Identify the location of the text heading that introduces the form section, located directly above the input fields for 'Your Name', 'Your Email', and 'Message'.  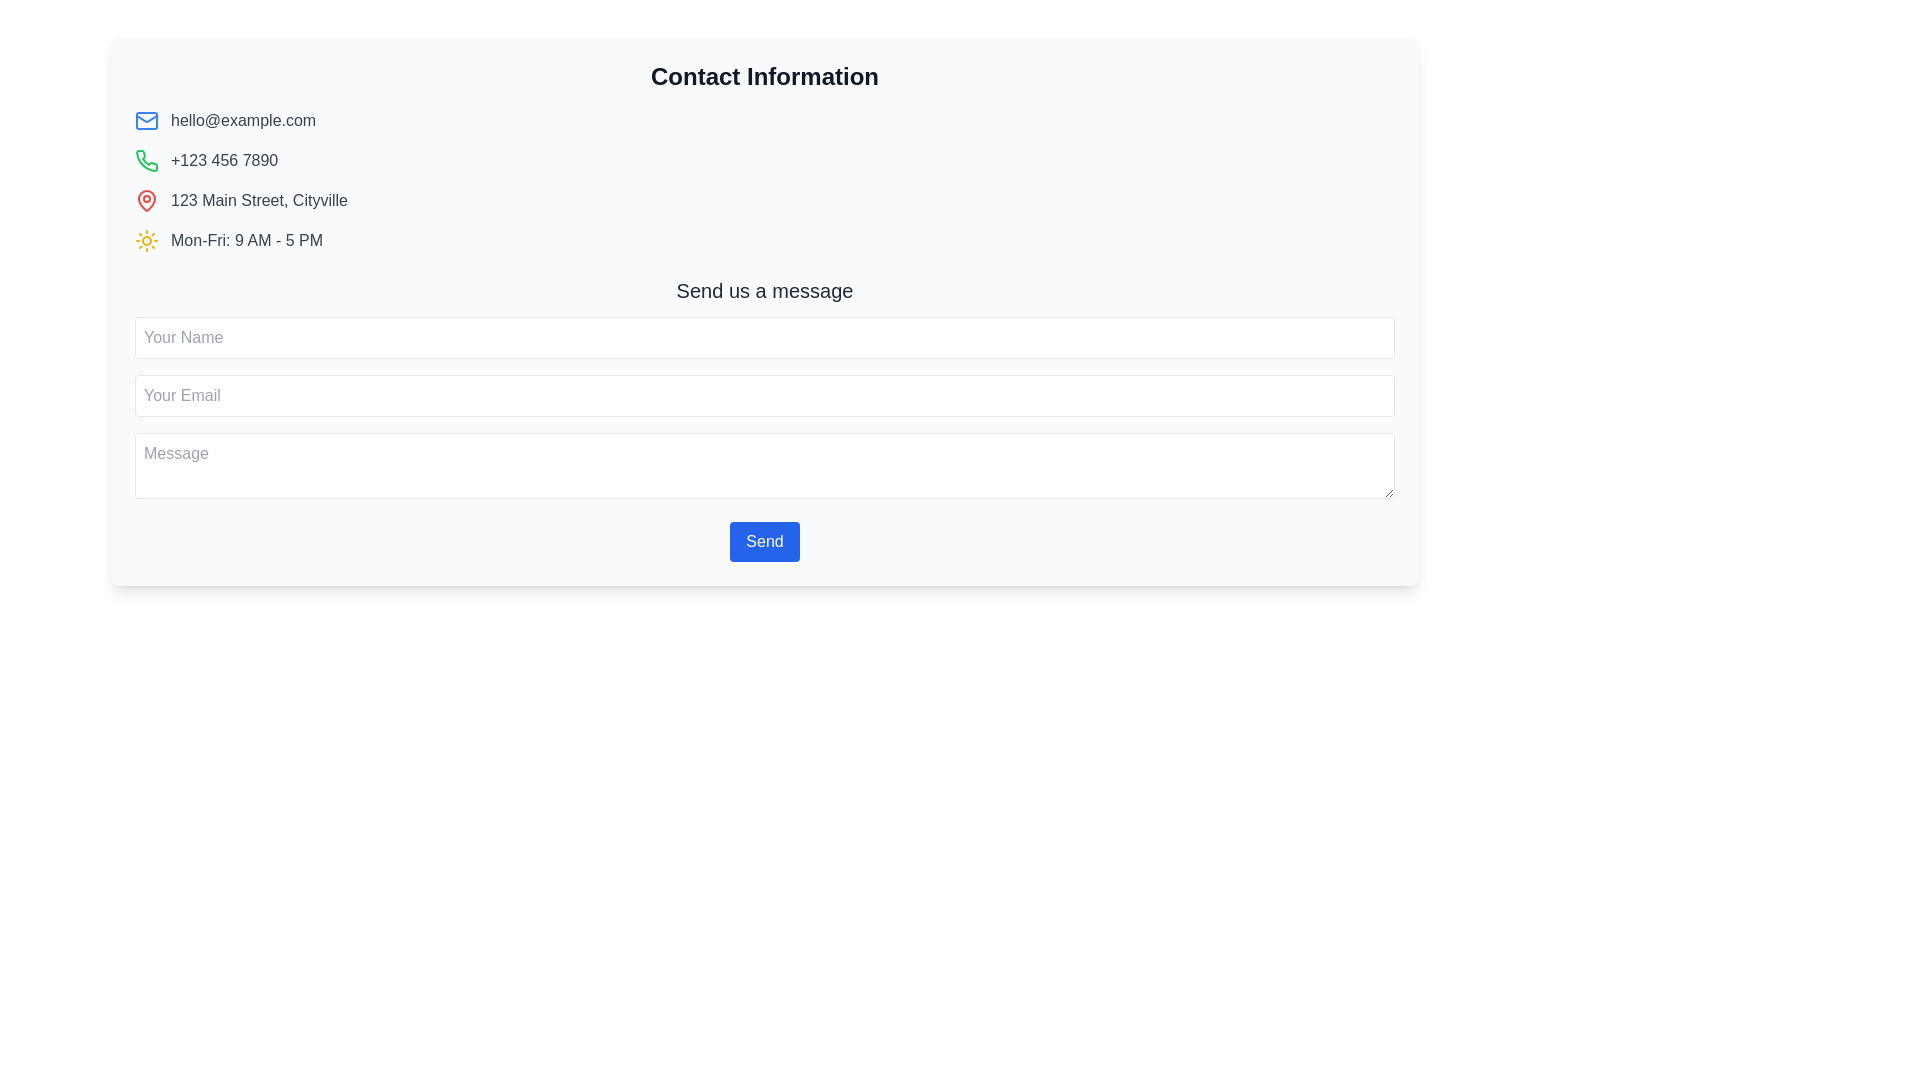
(763, 290).